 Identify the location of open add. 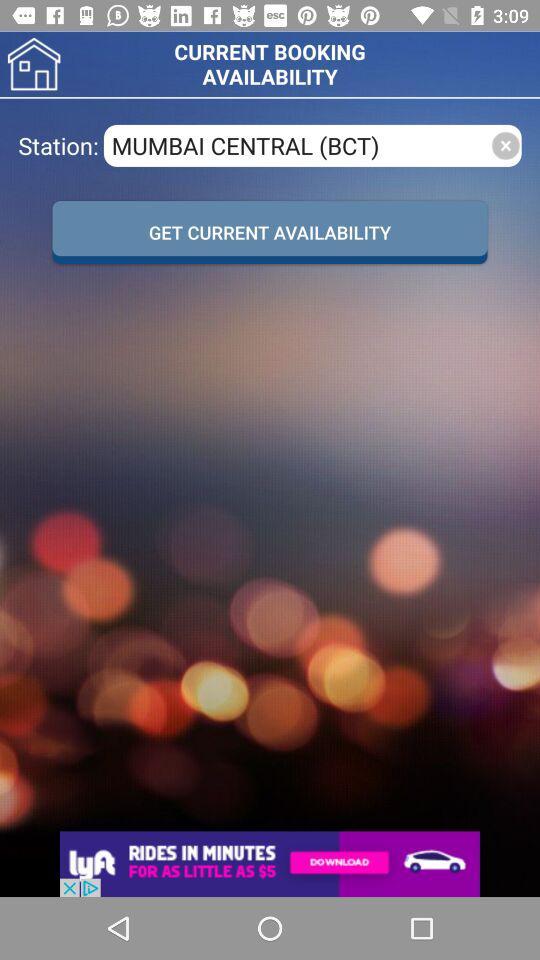
(270, 863).